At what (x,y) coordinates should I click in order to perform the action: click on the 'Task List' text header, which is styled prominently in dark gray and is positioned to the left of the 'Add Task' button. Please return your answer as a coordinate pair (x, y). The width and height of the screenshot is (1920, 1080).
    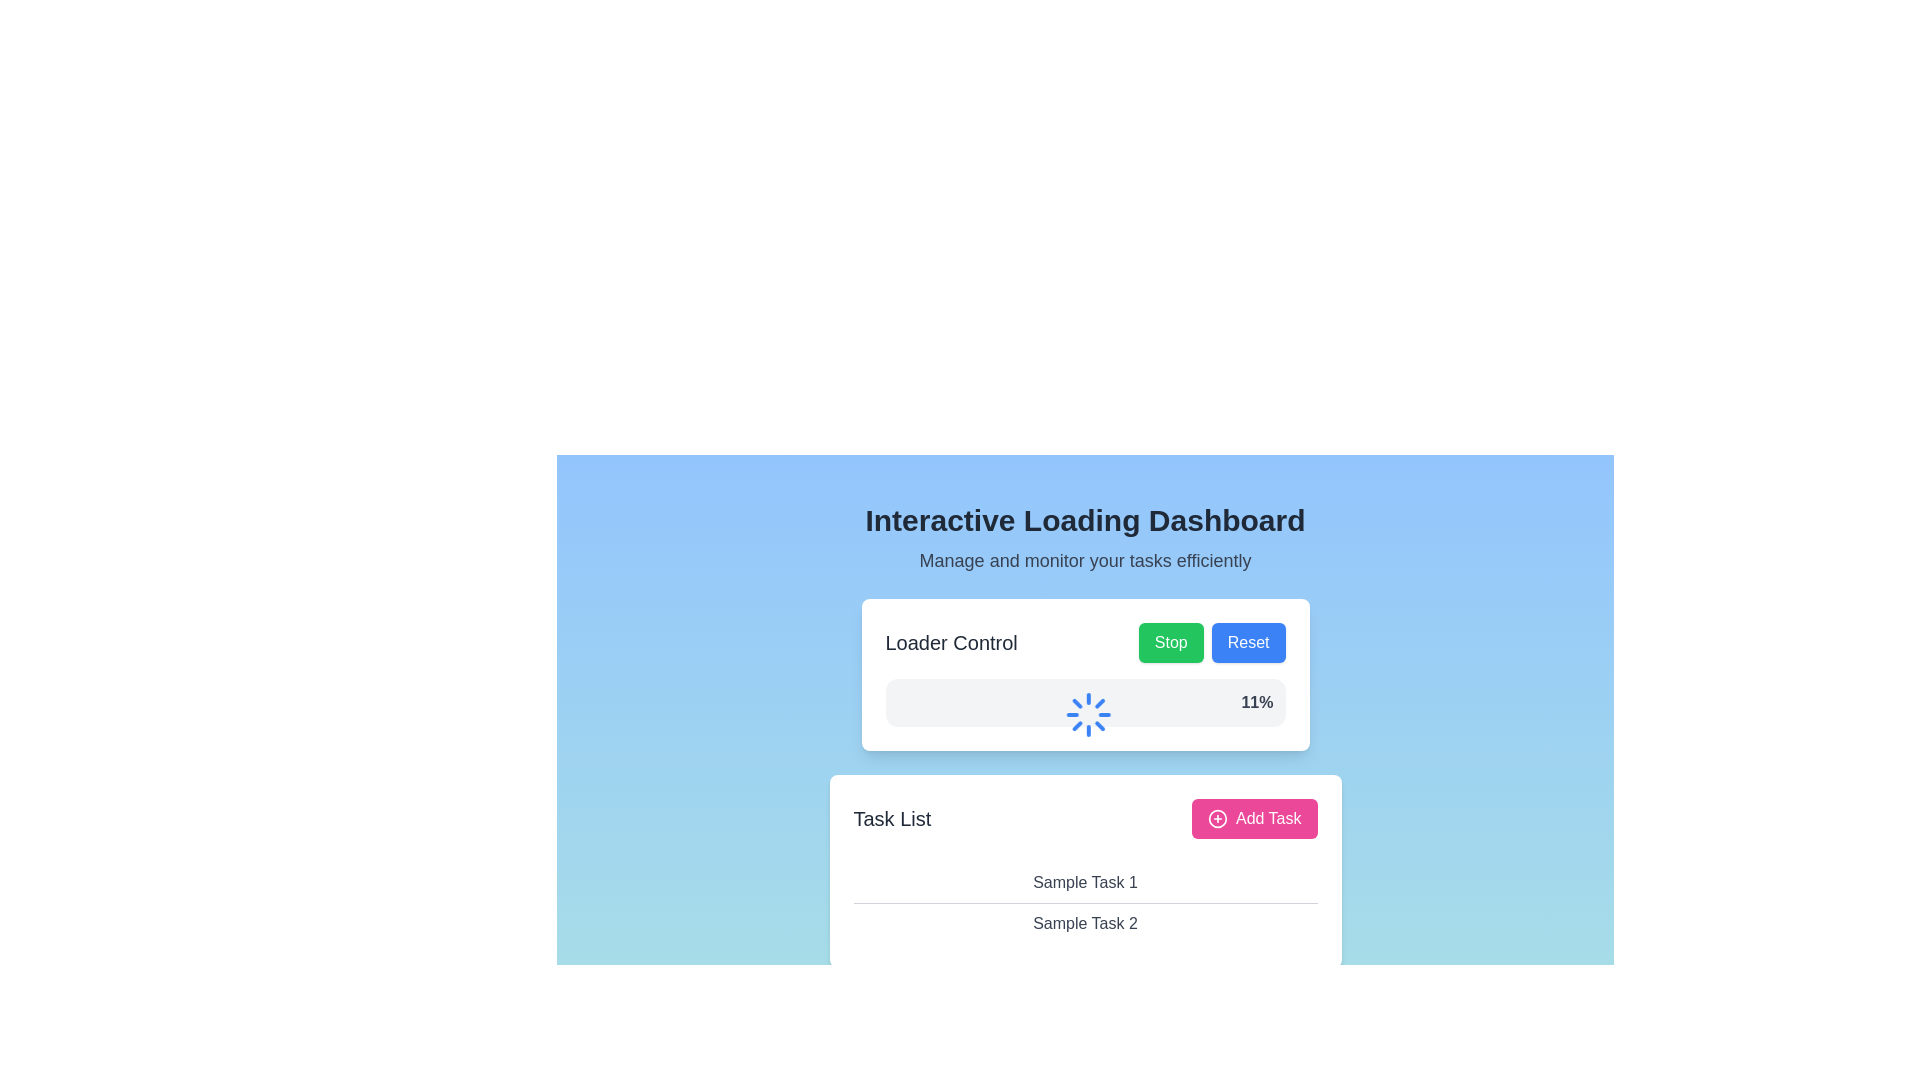
    Looking at the image, I should click on (891, 818).